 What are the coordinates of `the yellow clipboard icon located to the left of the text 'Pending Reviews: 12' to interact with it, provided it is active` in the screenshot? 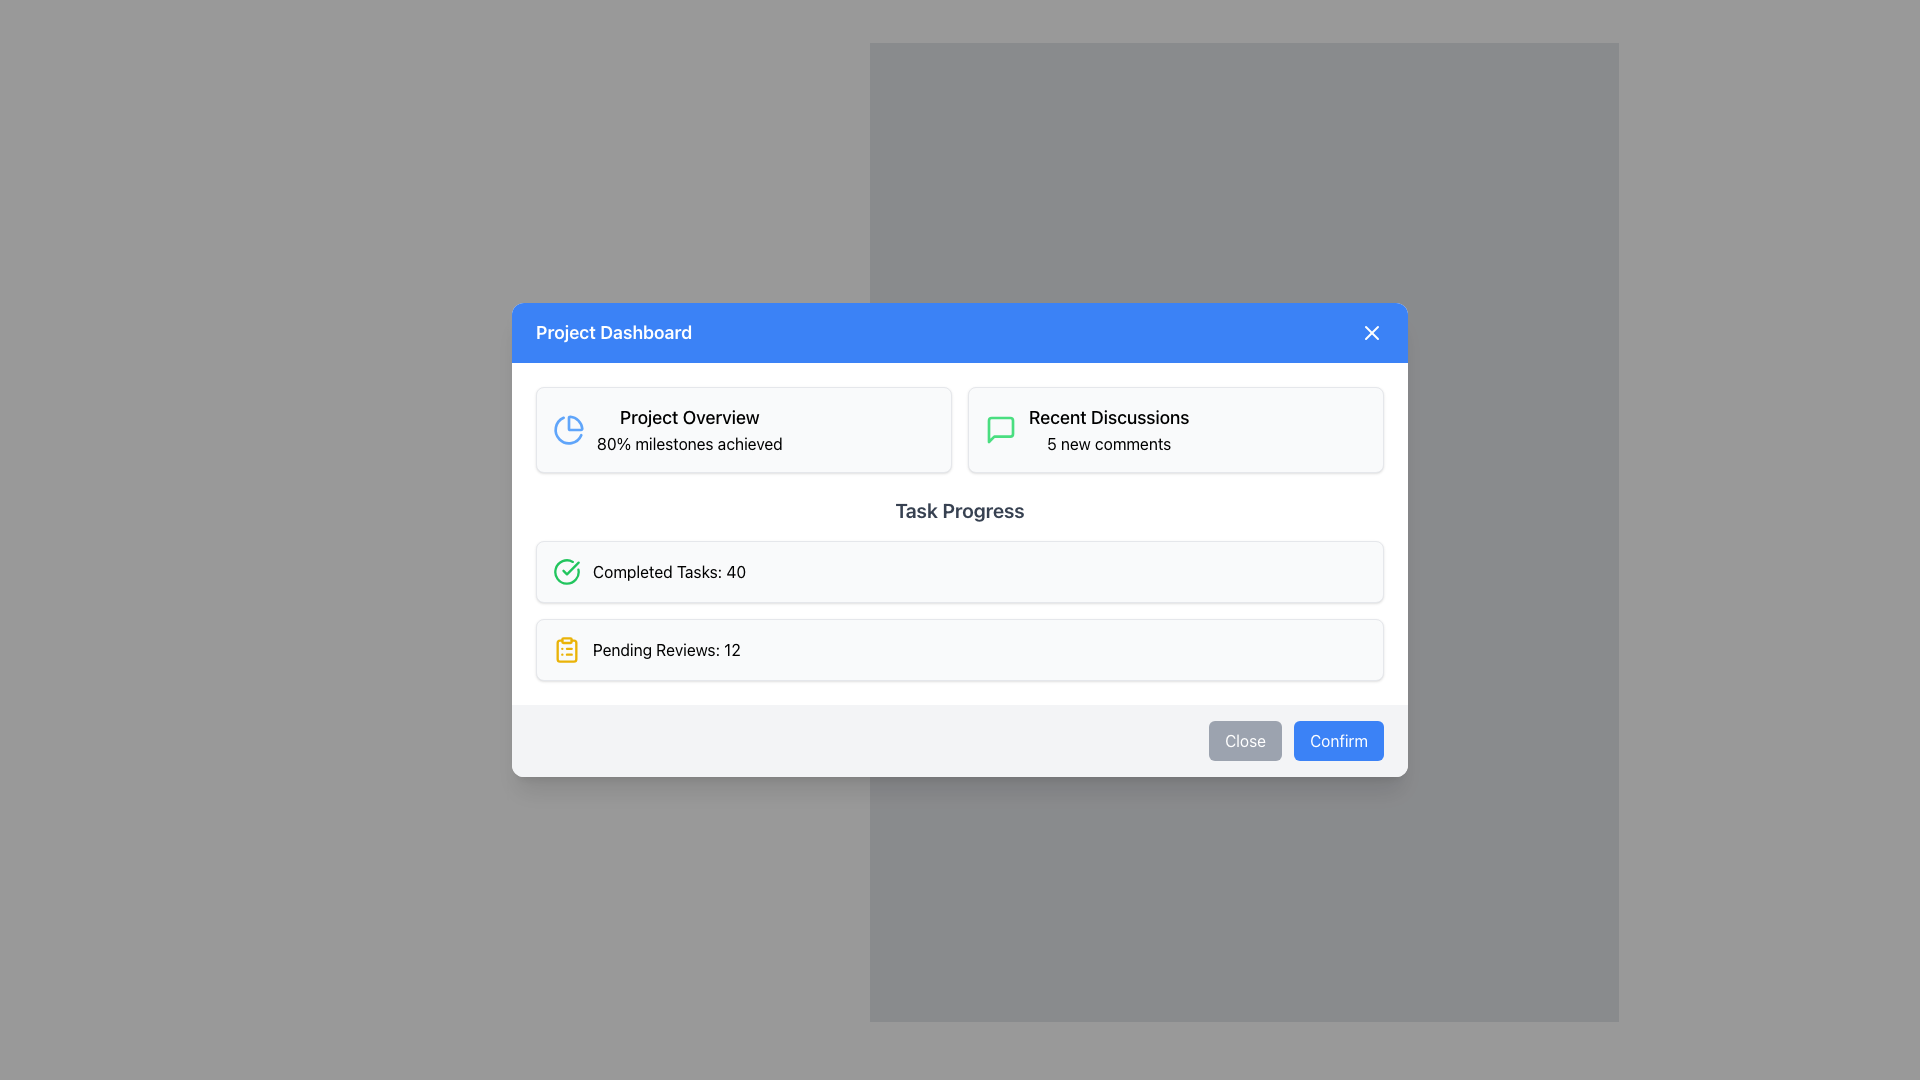 It's located at (565, 650).